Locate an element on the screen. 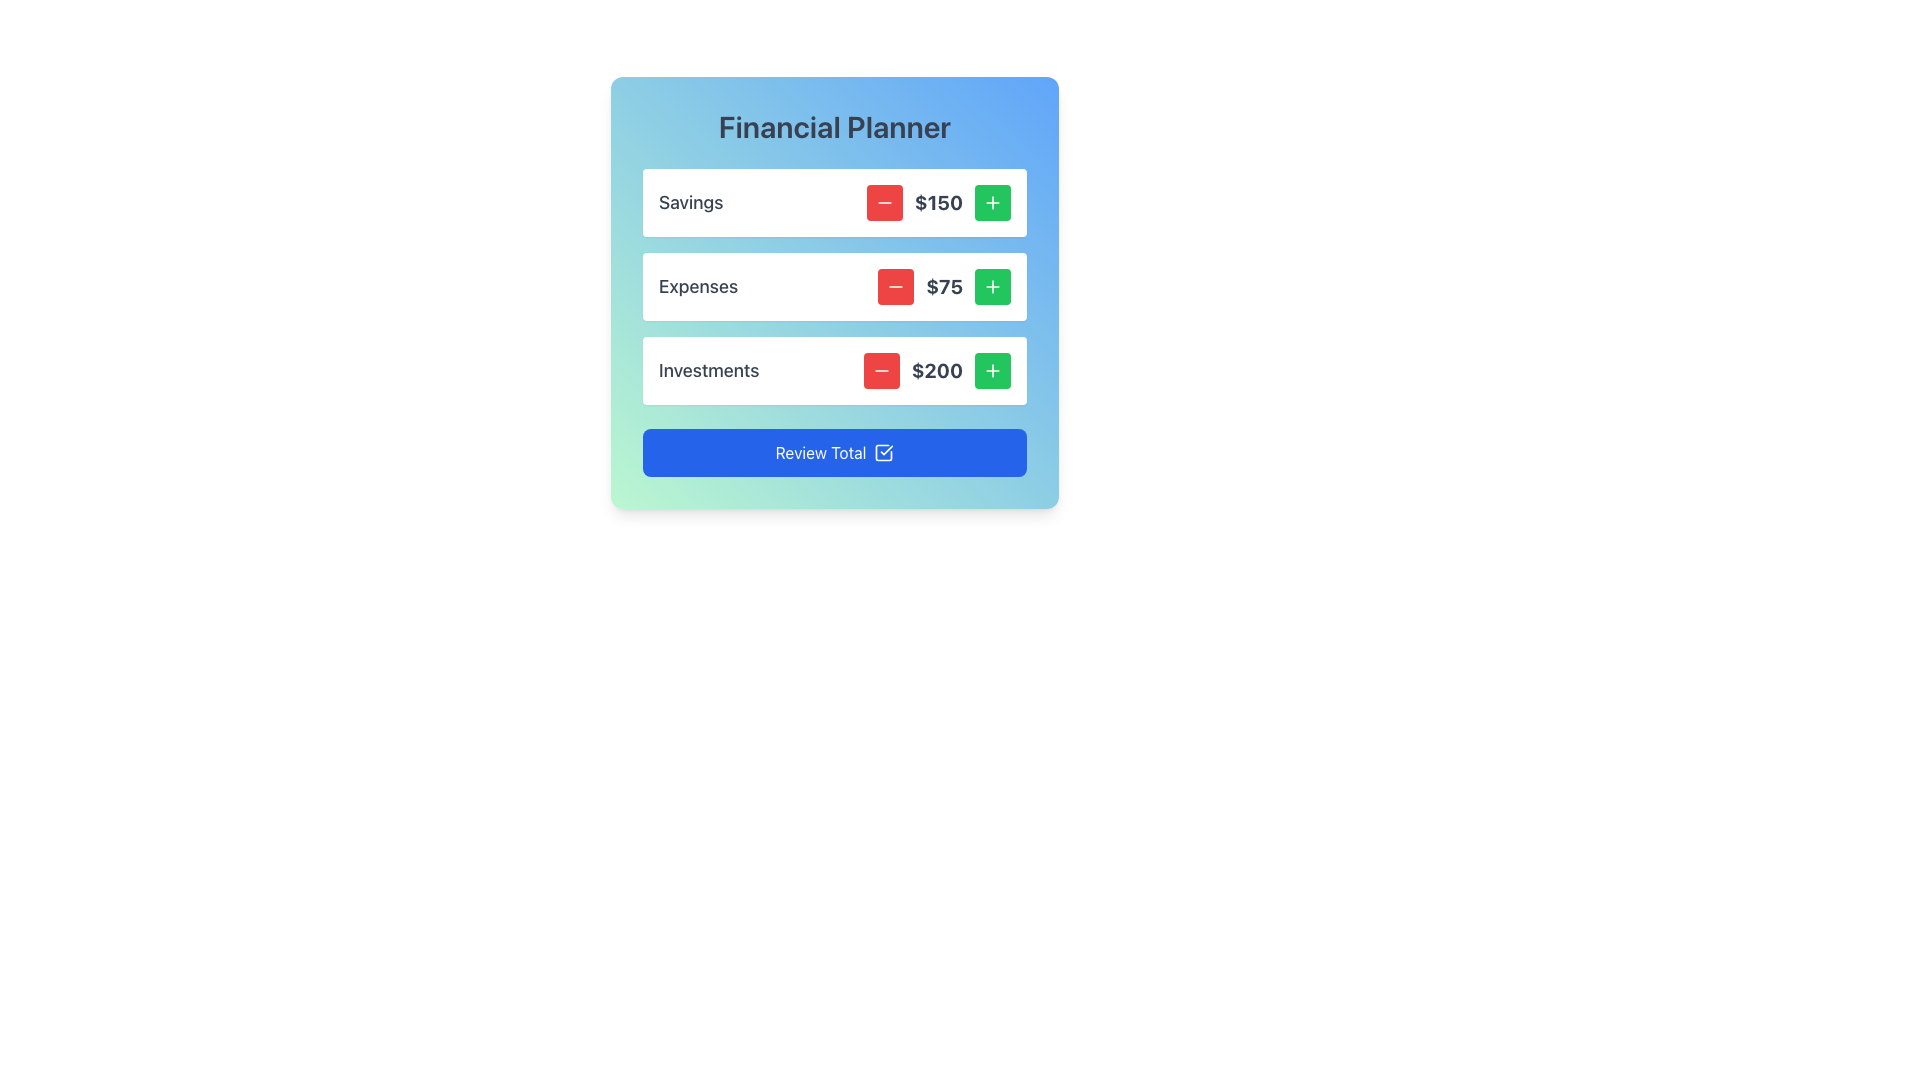 This screenshot has height=1080, width=1920. the decrement button located immediately to the left of the text '$75' in the financial planning interface to decrease the value associated with 'Expenses' is located at coordinates (895, 286).